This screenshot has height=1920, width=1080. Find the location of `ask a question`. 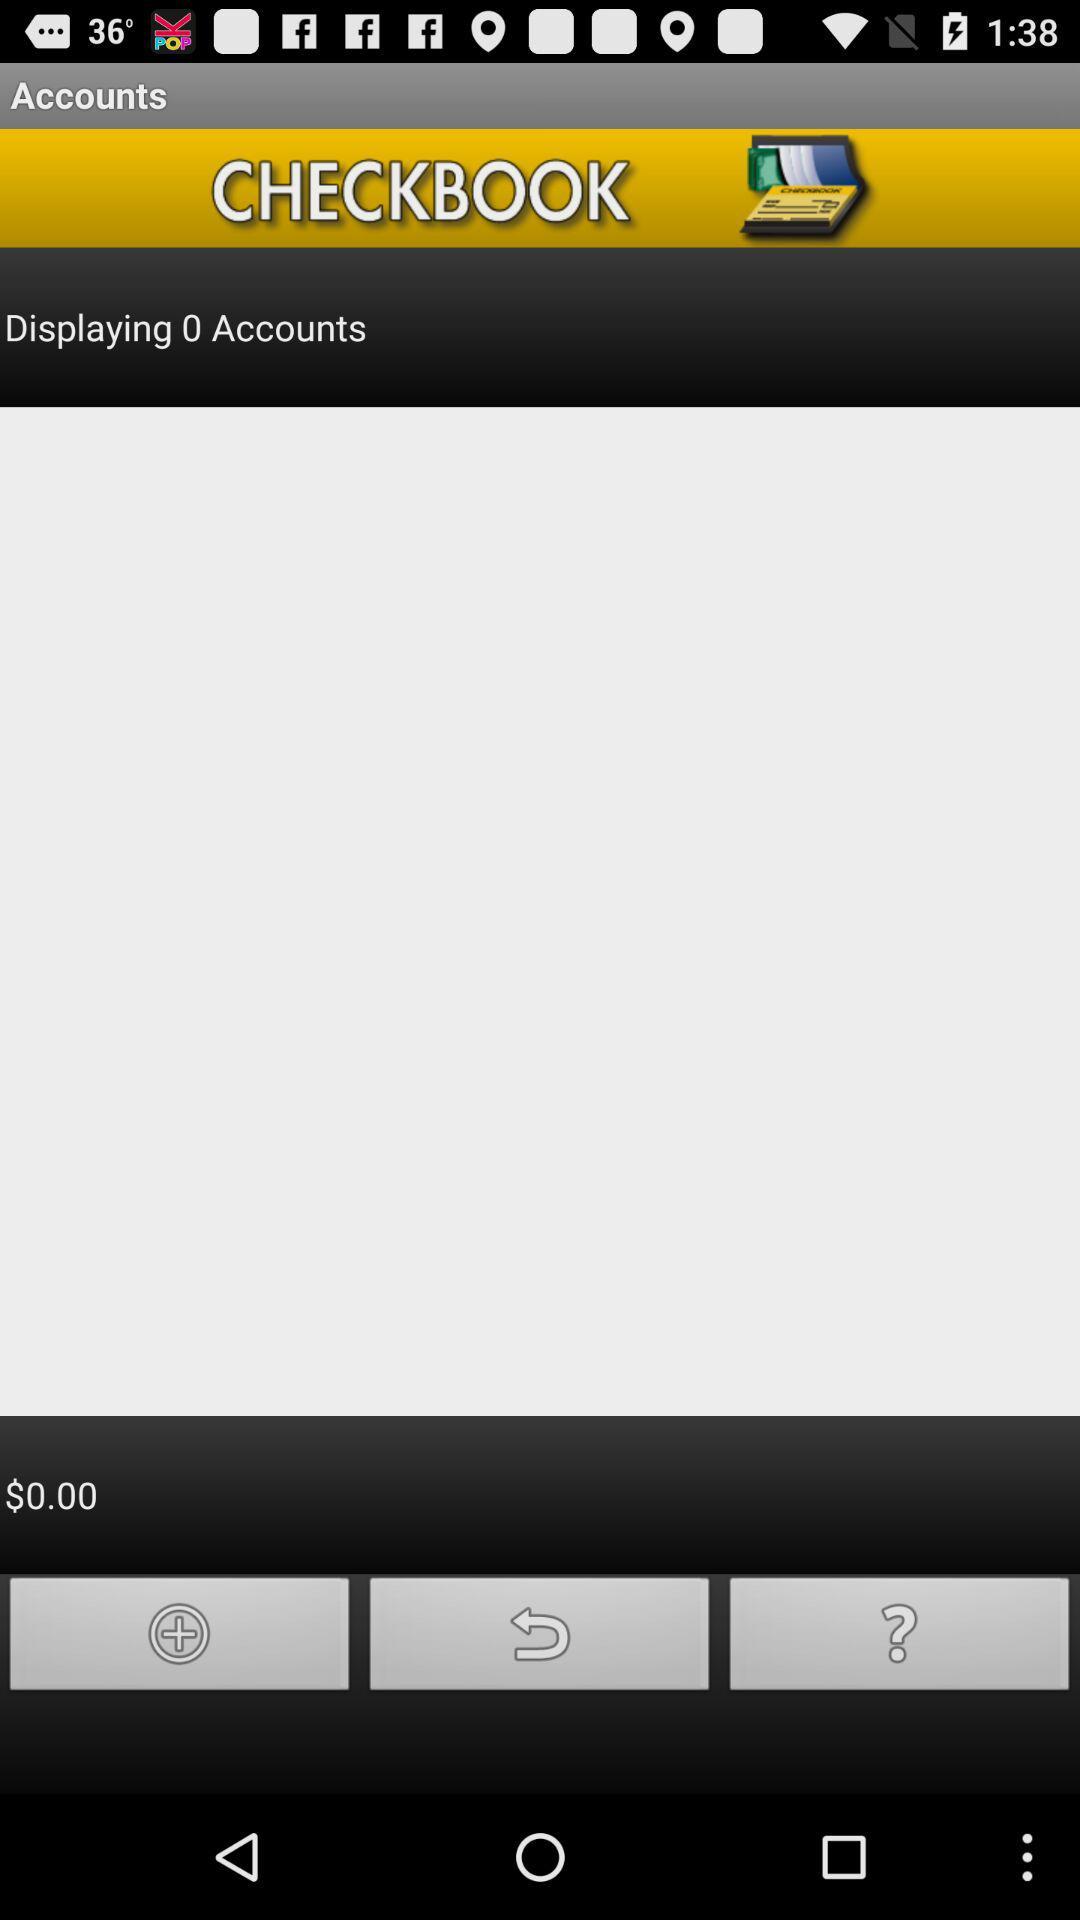

ask a question is located at coordinates (898, 1639).